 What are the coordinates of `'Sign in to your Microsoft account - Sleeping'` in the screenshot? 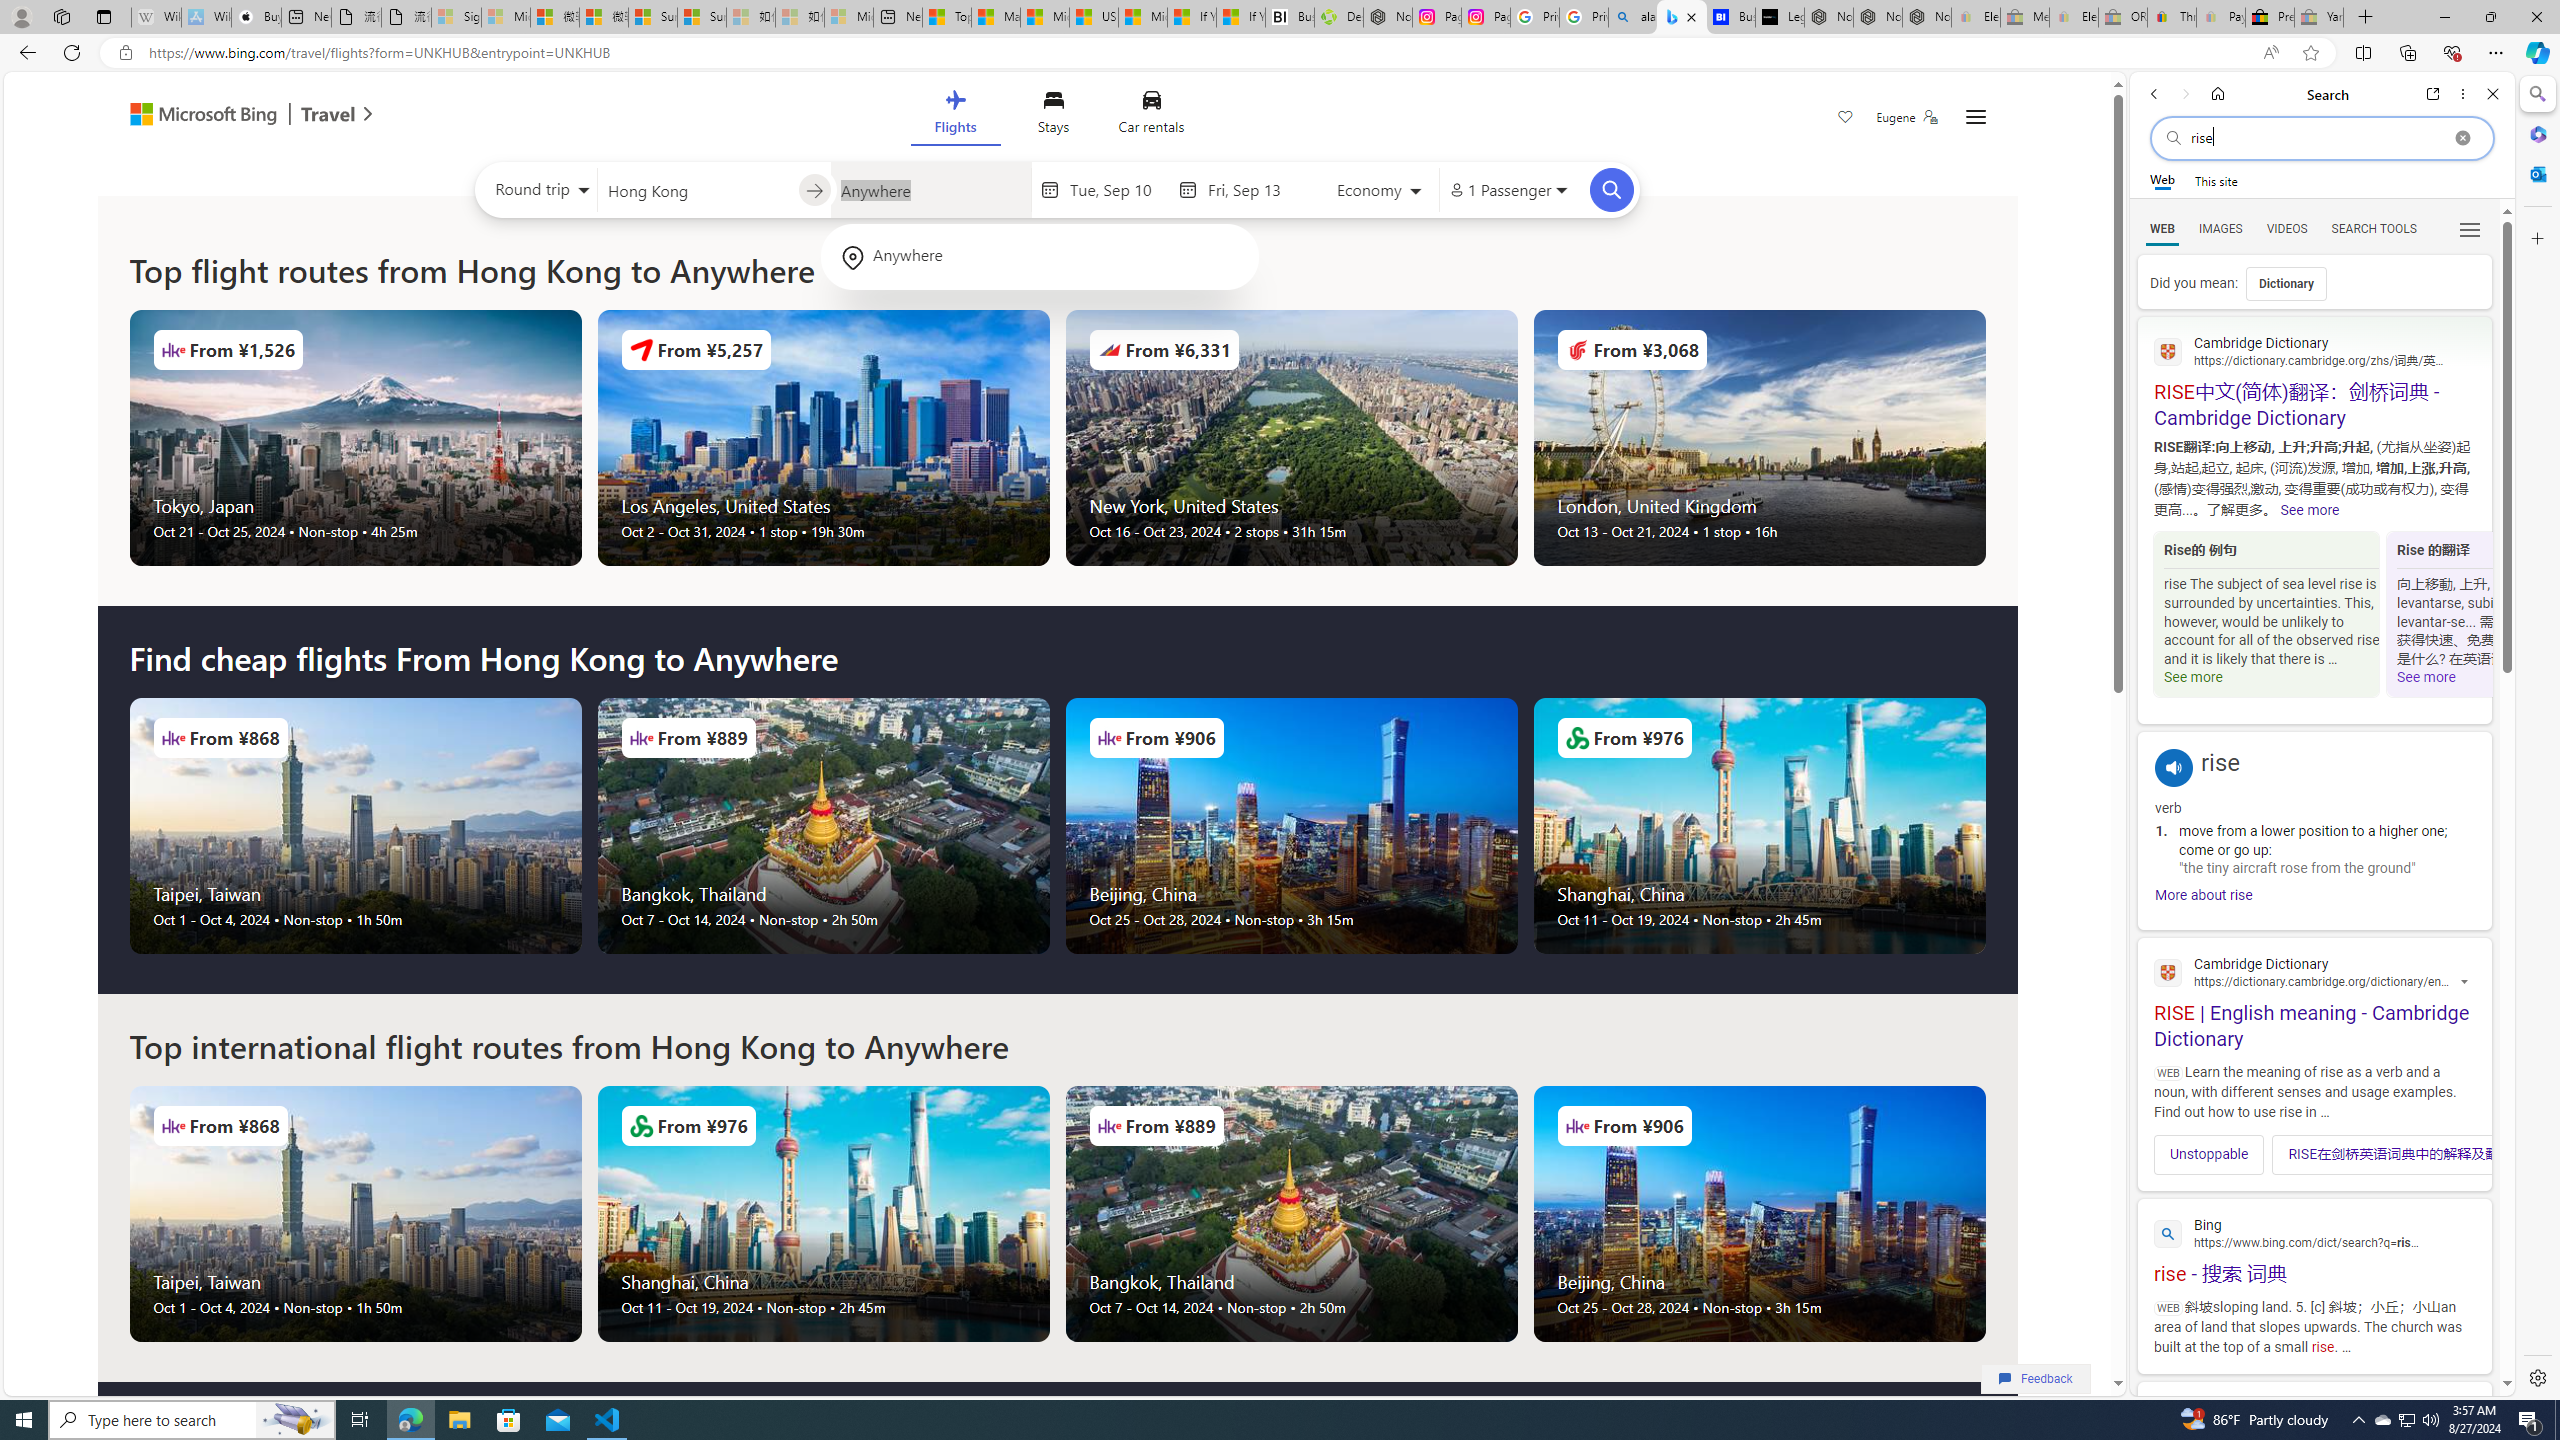 It's located at (454, 16).